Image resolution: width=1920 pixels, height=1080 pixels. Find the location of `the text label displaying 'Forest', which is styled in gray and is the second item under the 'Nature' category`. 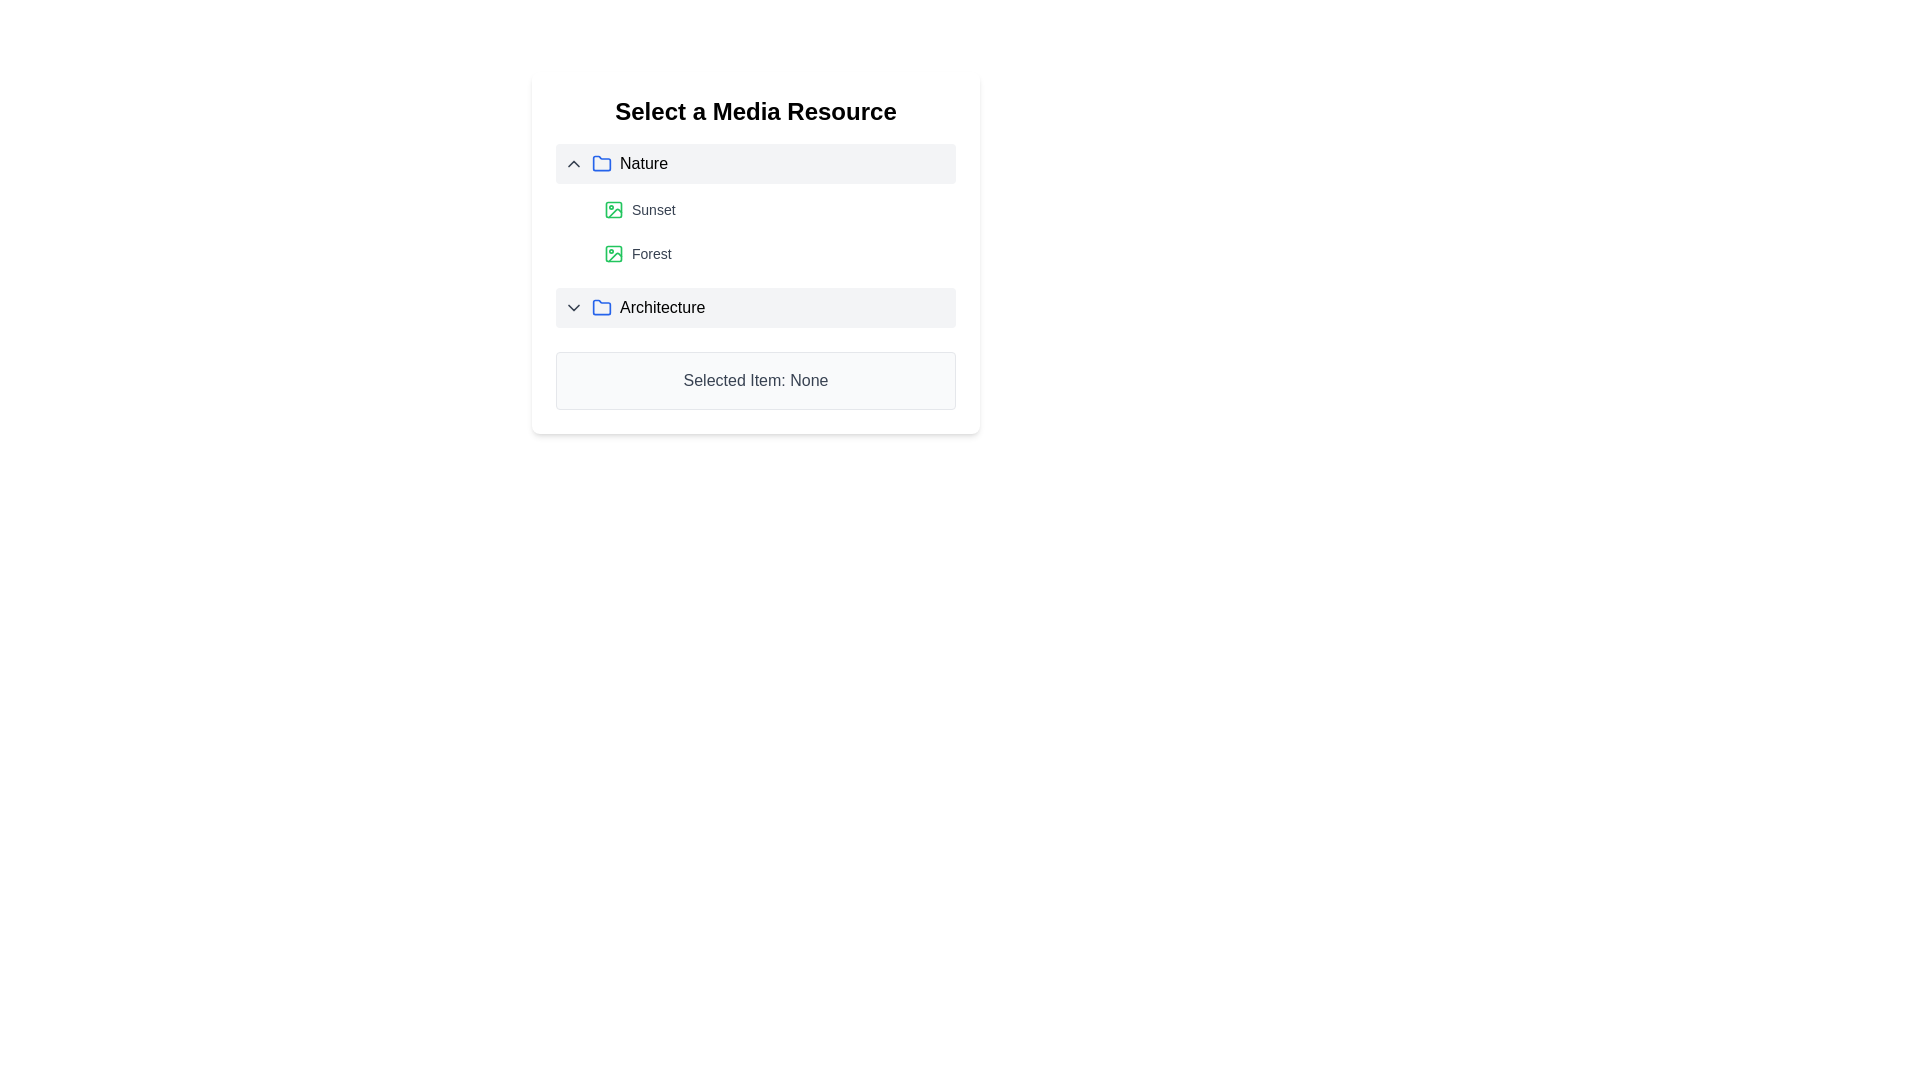

the text label displaying 'Forest', which is styled in gray and is the second item under the 'Nature' category is located at coordinates (651, 253).